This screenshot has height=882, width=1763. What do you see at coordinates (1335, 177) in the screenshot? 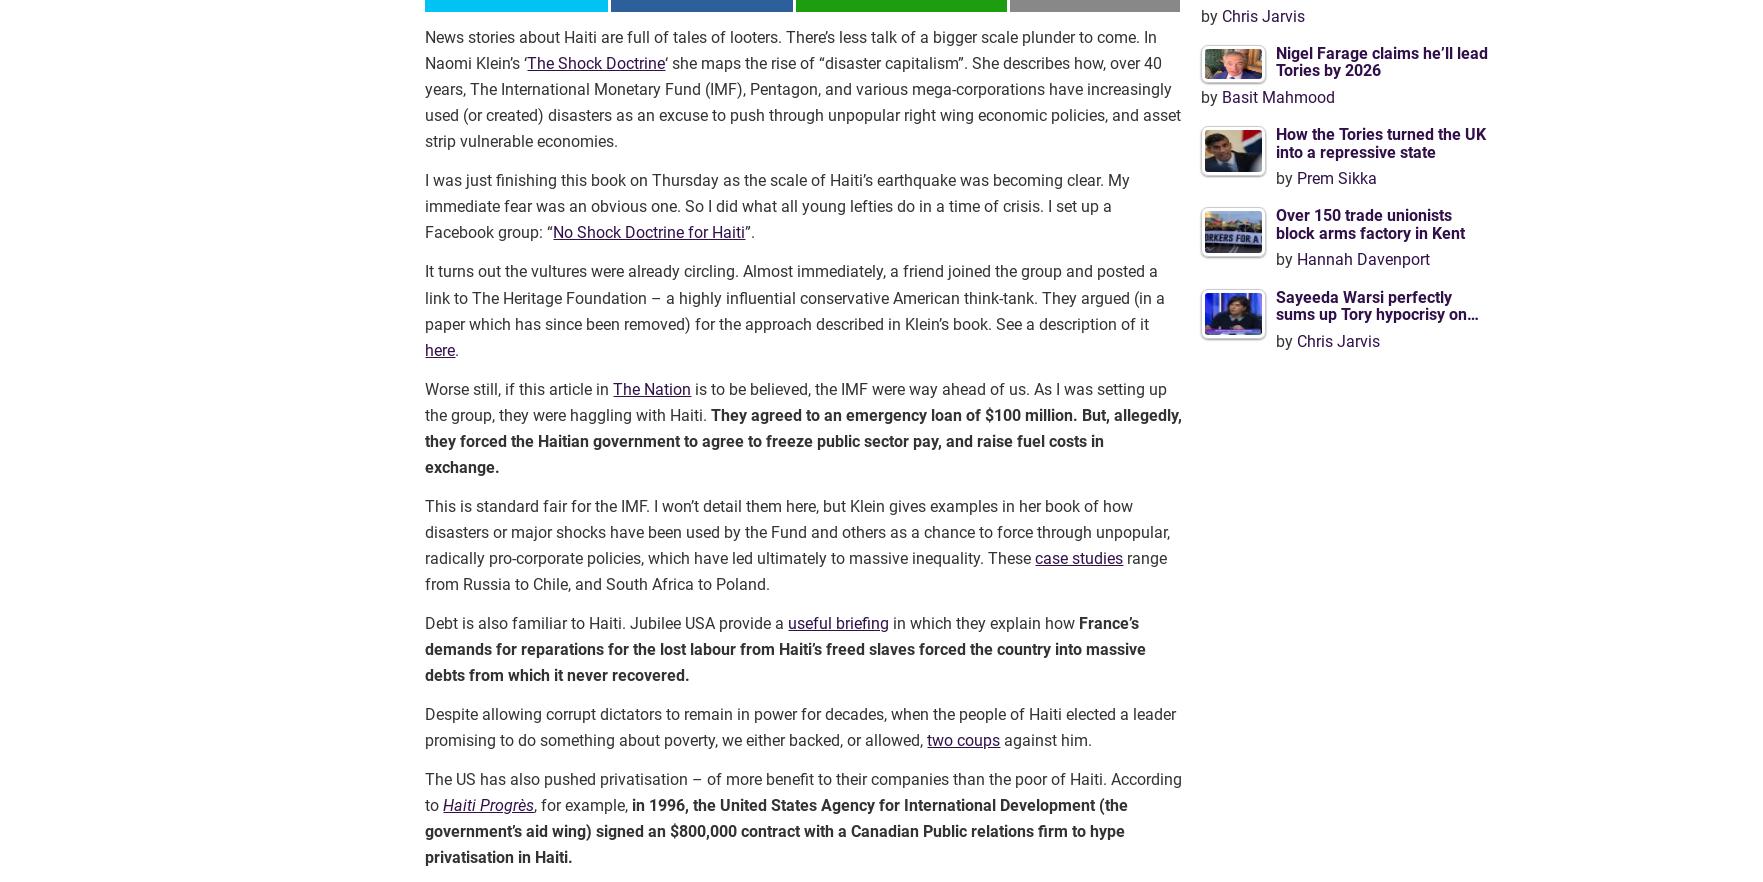
I see `'Prem Sikka'` at bounding box center [1335, 177].